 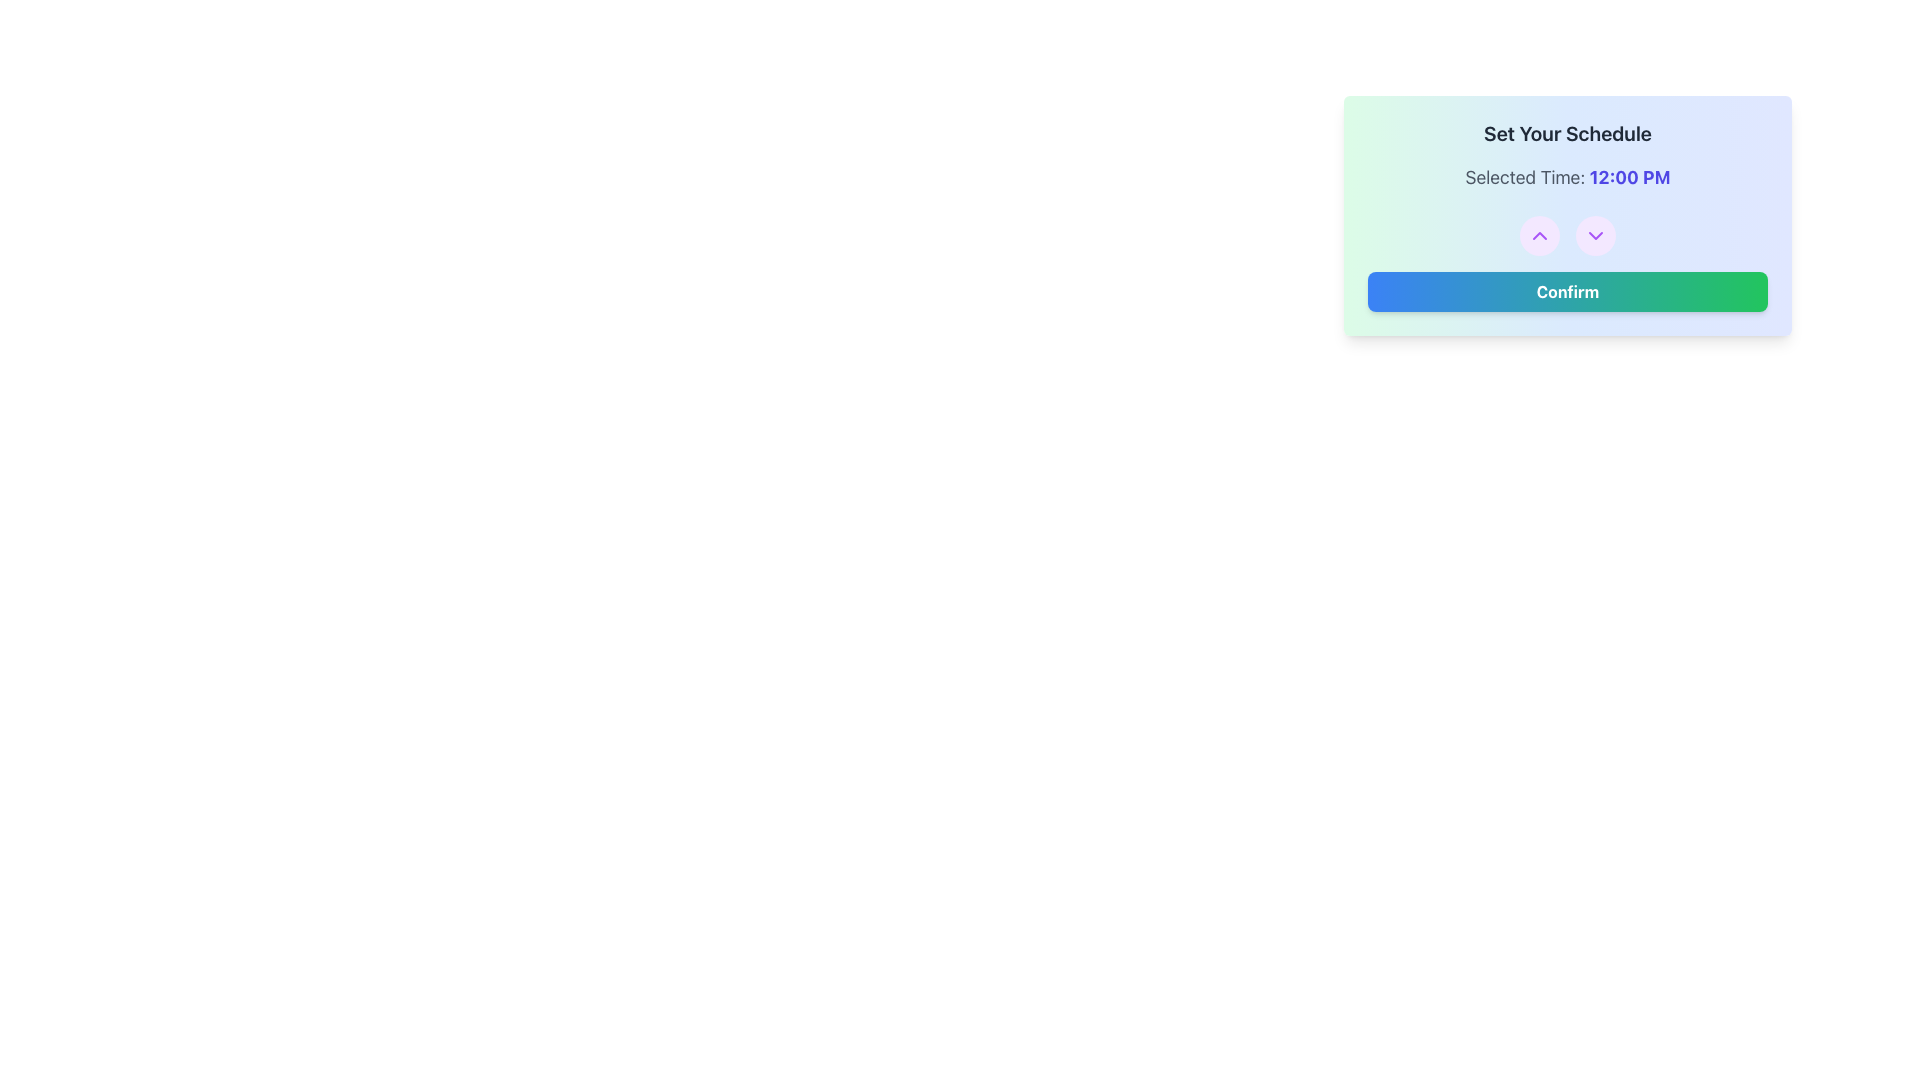 What do you see at coordinates (1595, 234) in the screenshot?
I see `the downward-pointing chevron arrow icon button styled in purple, located below the text 'Set Your Schedule' and 'Selected Time: 12:00 PM'` at bounding box center [1595, 234].